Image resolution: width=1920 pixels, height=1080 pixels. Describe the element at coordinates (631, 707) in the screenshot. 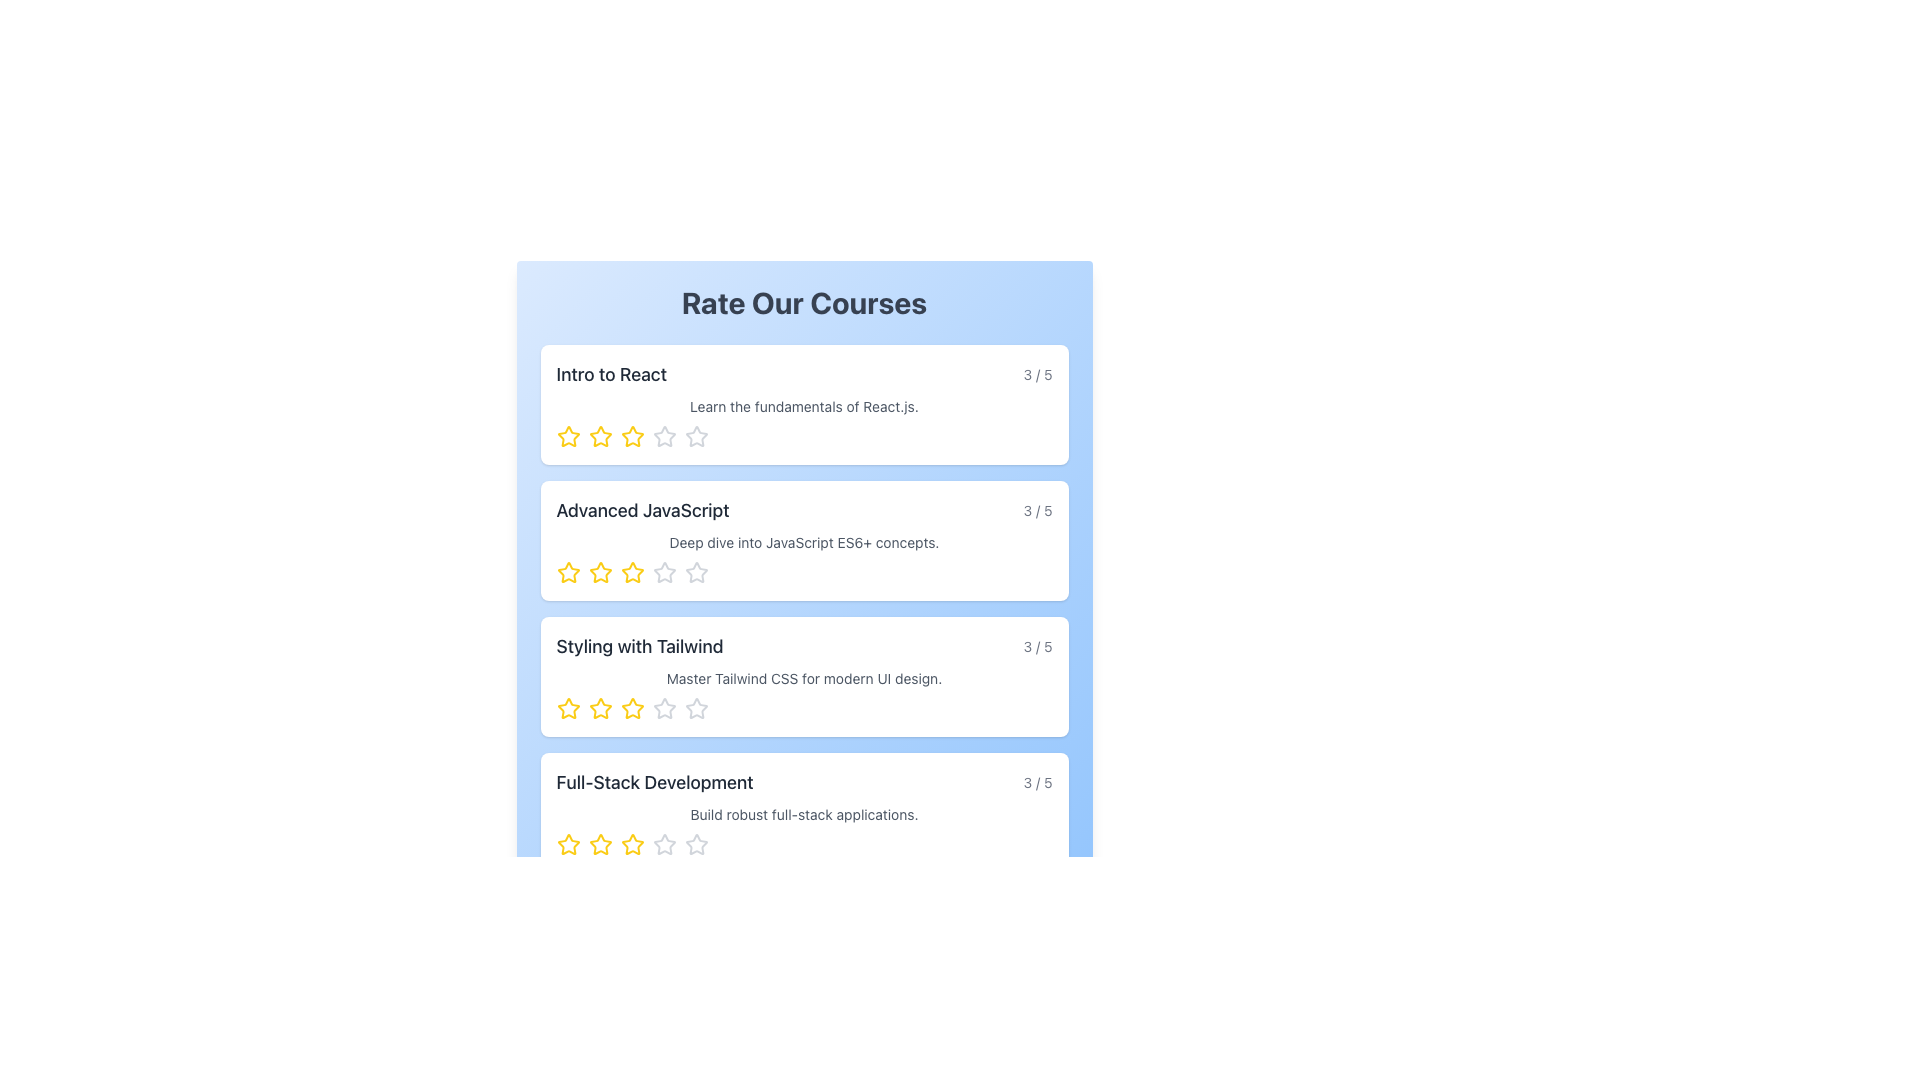

I see `the third star icon in the 'Rate Our Courses' section` at that location.